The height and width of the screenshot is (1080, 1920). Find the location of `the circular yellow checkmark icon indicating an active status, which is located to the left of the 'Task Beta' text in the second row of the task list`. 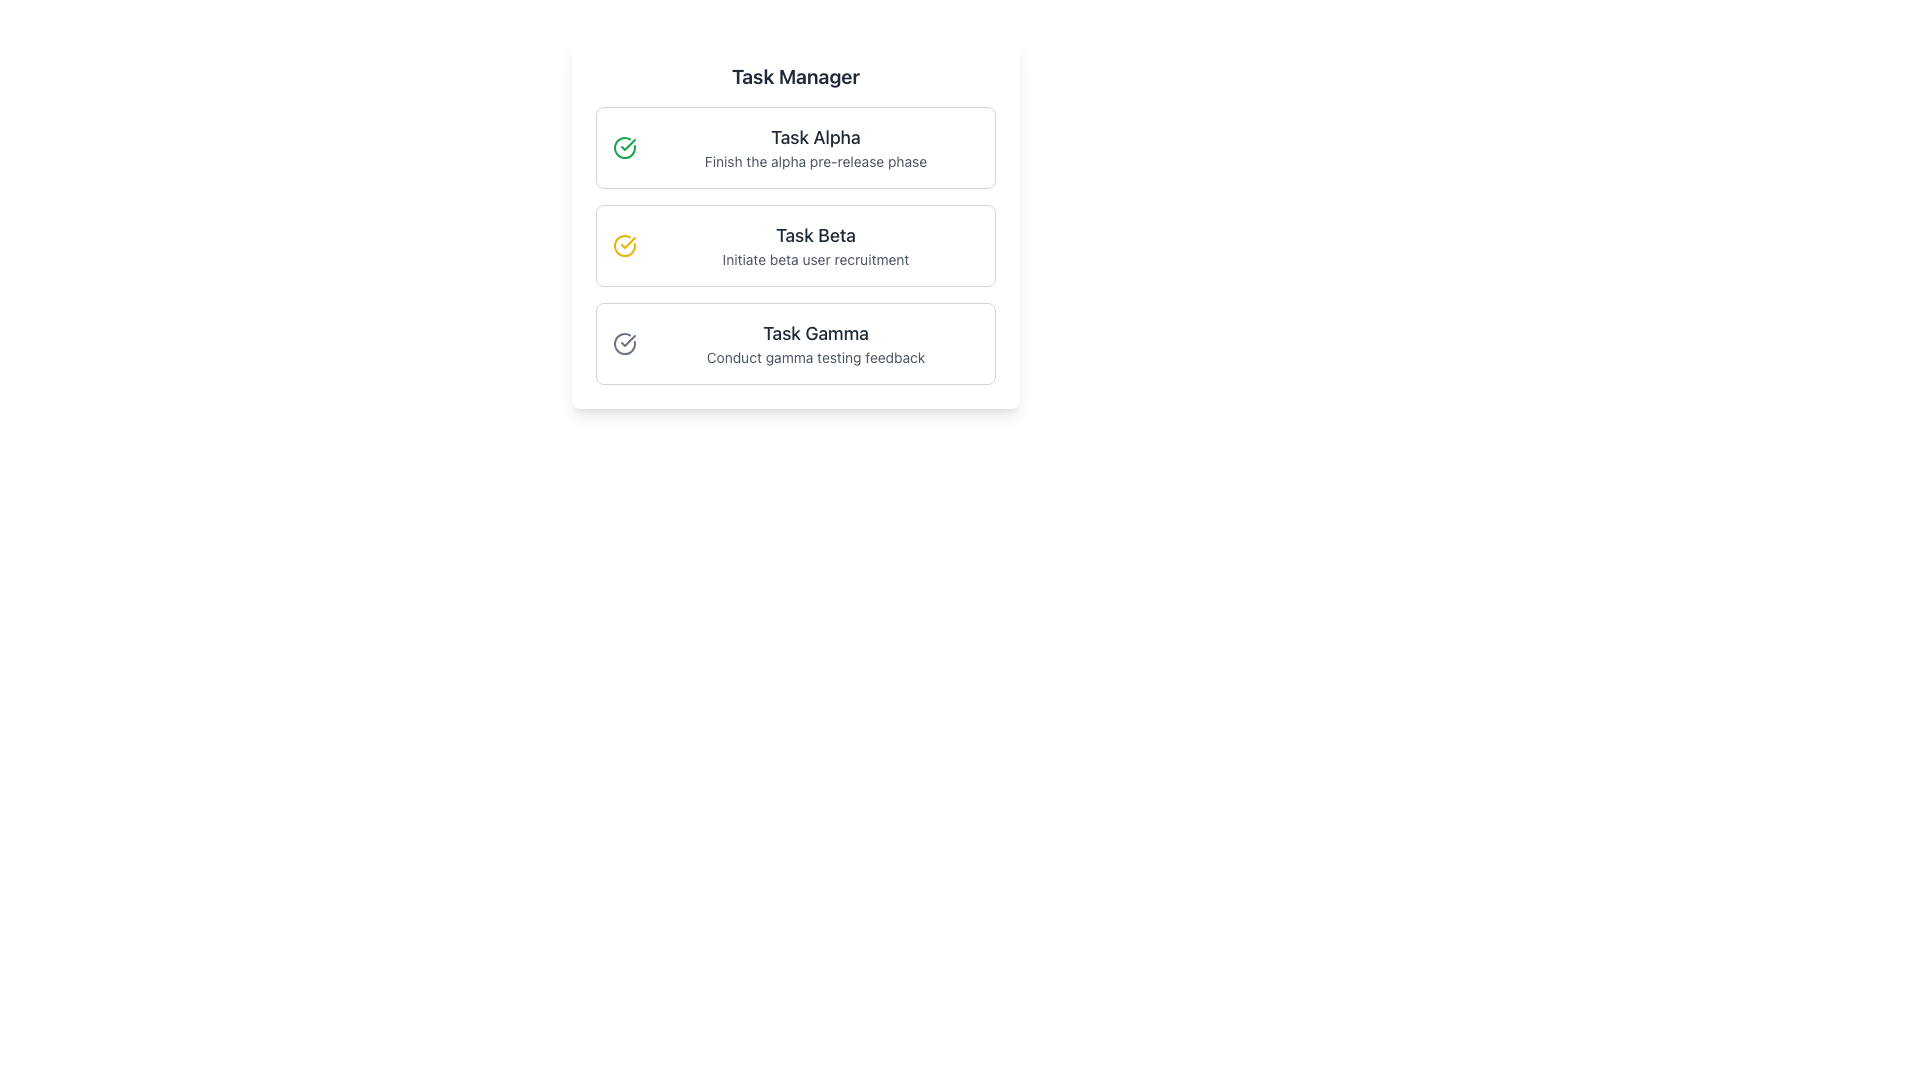

the circular yellow checkmark icon indicating an active status, which is located to the left of the 'Task Beta' text in the second row of the task list is located at coordinates (623, 245).